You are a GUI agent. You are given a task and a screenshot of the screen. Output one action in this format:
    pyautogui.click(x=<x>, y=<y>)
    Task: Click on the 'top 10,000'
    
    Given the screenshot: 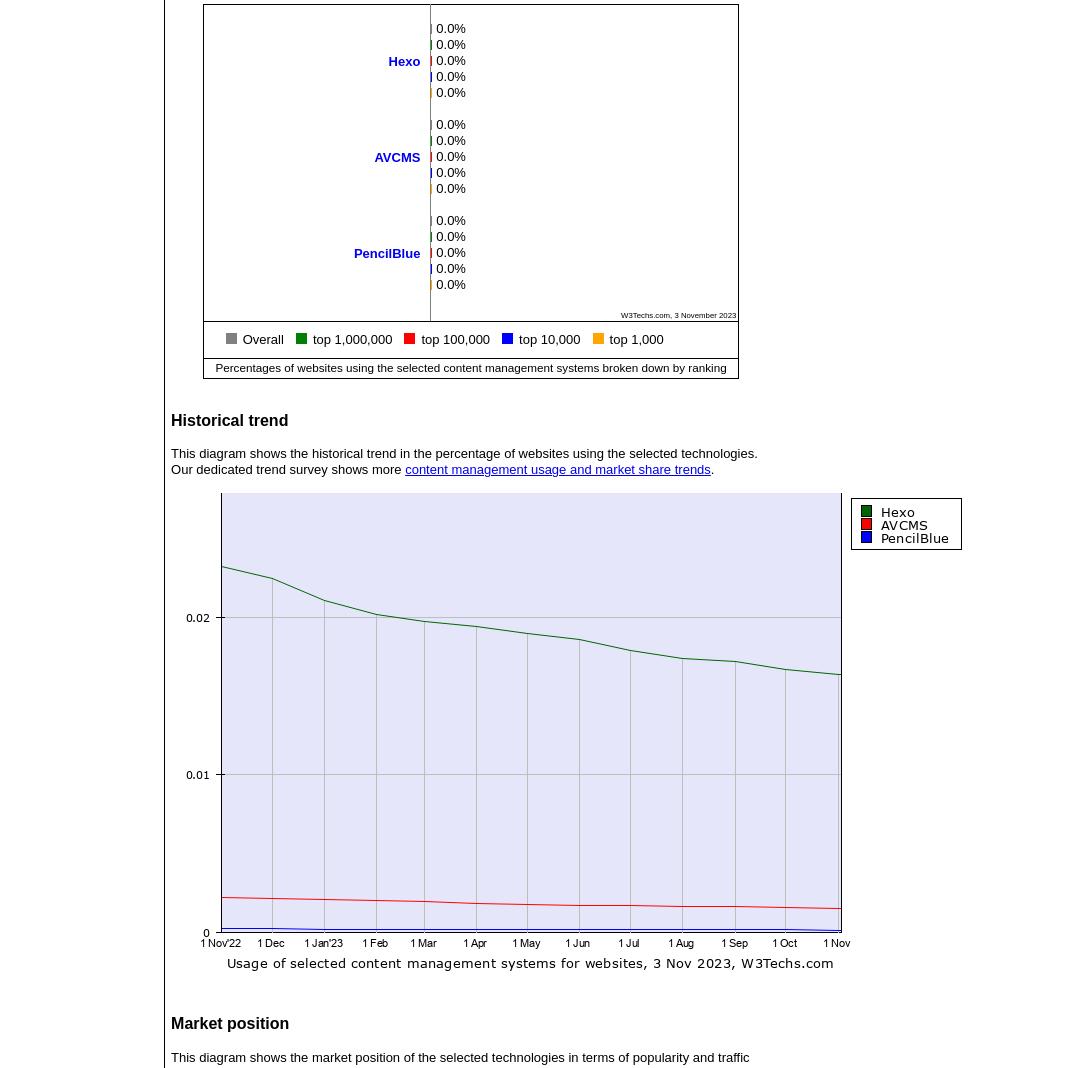 What is the action you would take?
    pyautogui.click(x=549, y=337)
    